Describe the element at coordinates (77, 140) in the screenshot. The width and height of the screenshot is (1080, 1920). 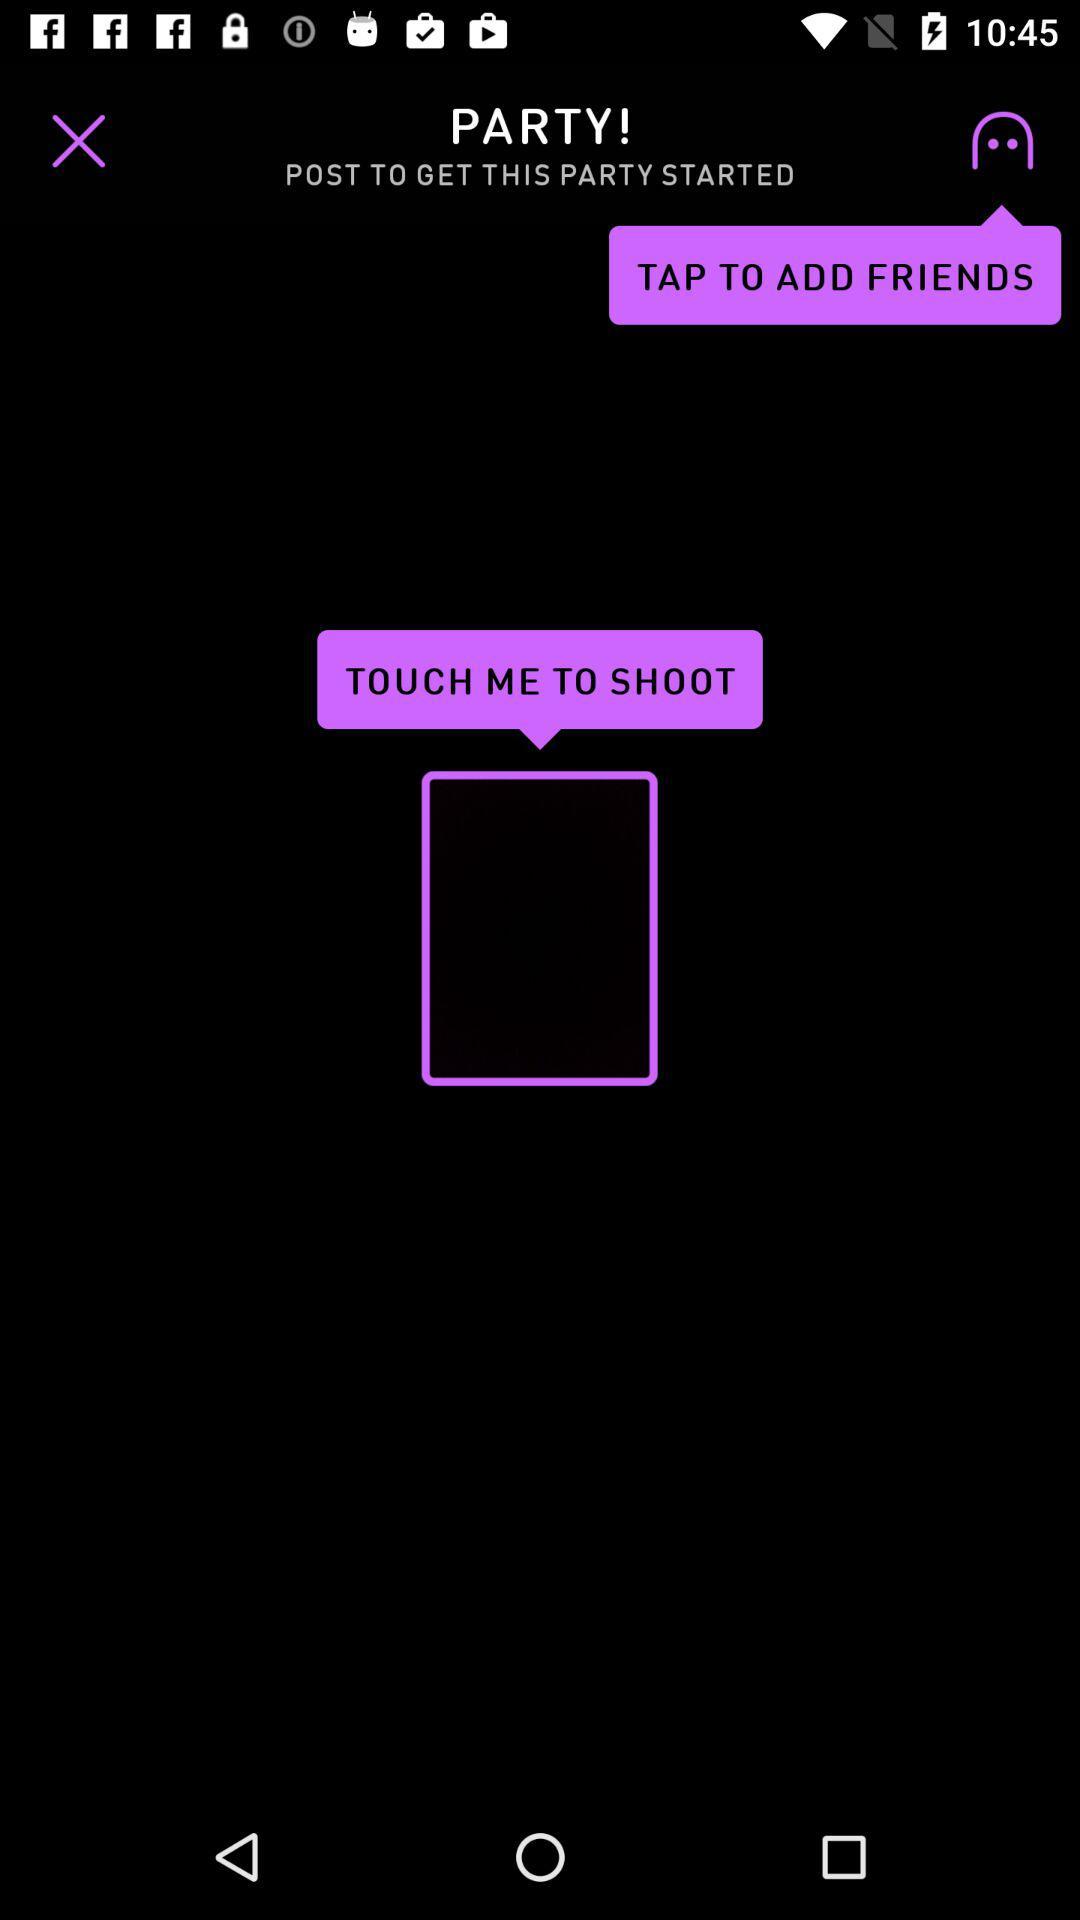
I see `the close icon` at that location.